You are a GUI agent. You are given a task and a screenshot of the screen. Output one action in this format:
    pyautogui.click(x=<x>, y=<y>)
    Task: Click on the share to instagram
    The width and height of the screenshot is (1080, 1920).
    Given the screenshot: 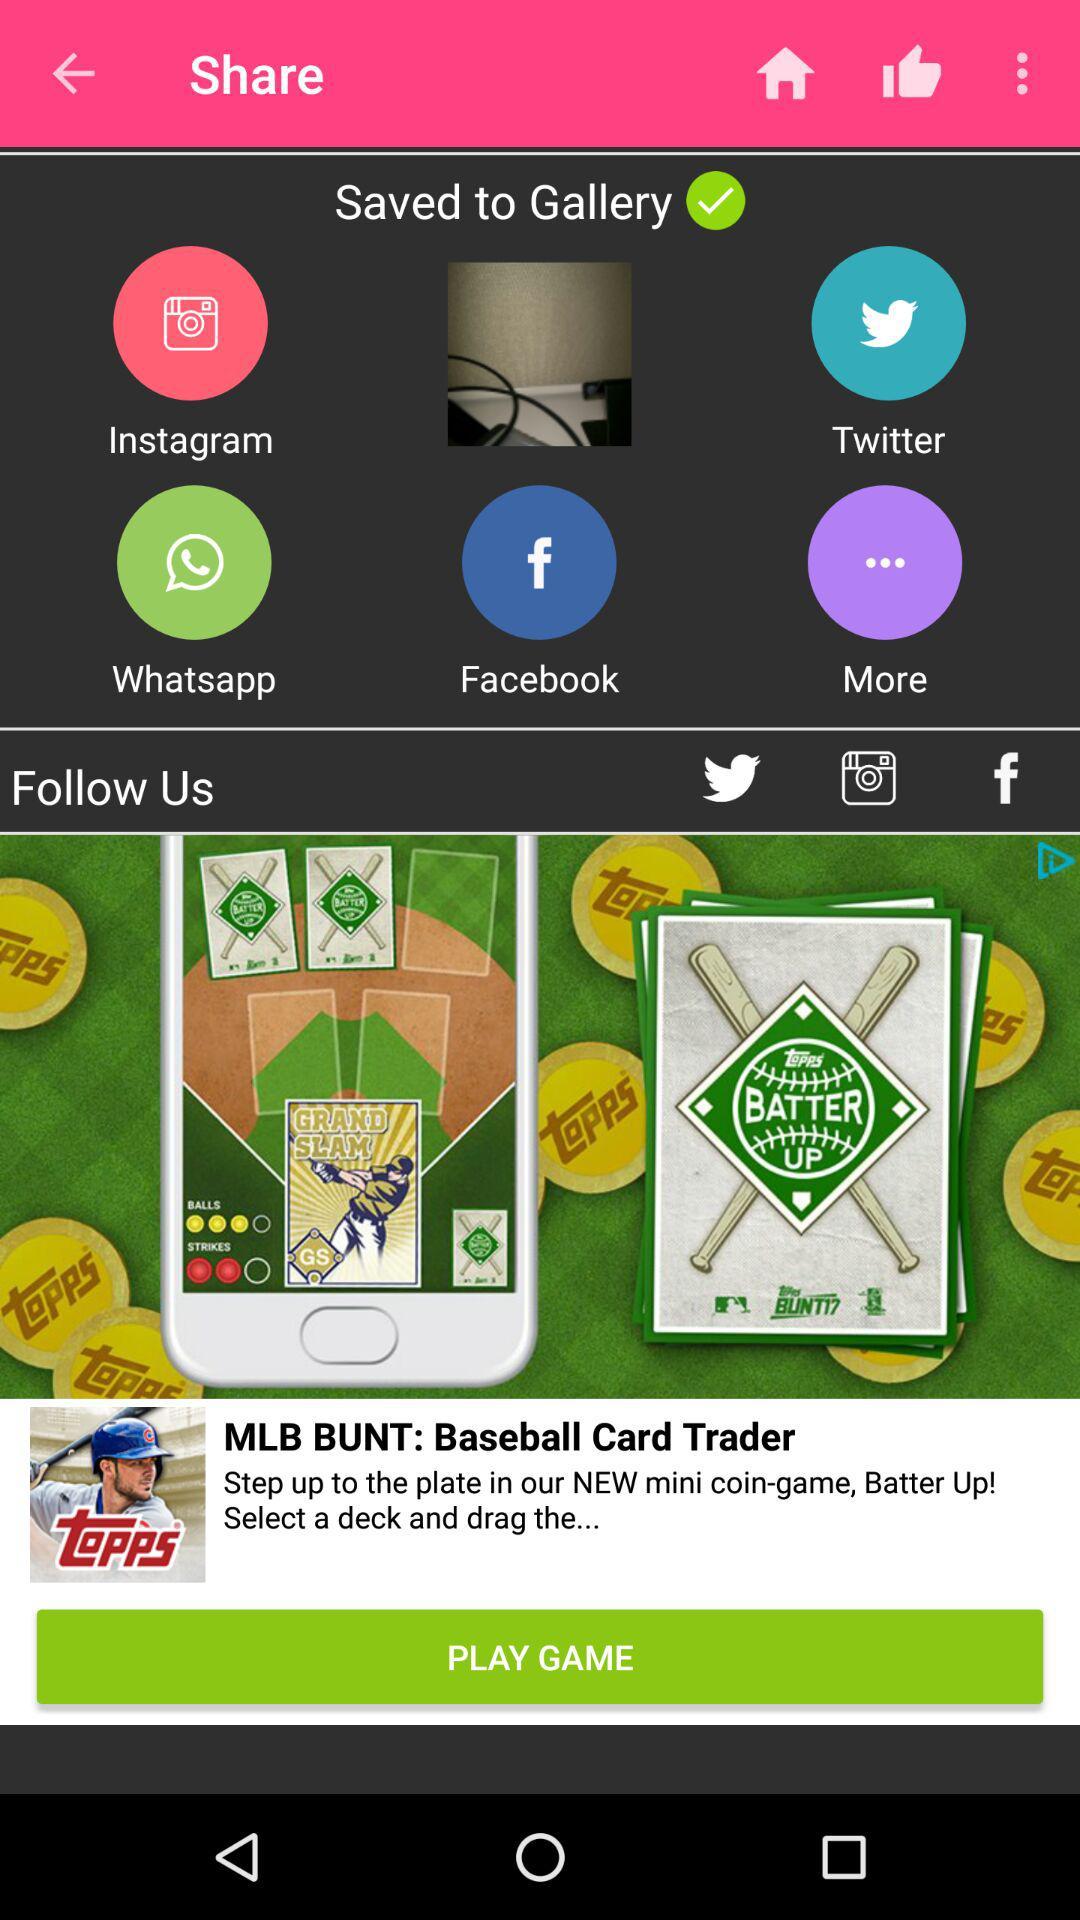 What is the action you would take?
    pyautogui.click(x=190, y=323)
    